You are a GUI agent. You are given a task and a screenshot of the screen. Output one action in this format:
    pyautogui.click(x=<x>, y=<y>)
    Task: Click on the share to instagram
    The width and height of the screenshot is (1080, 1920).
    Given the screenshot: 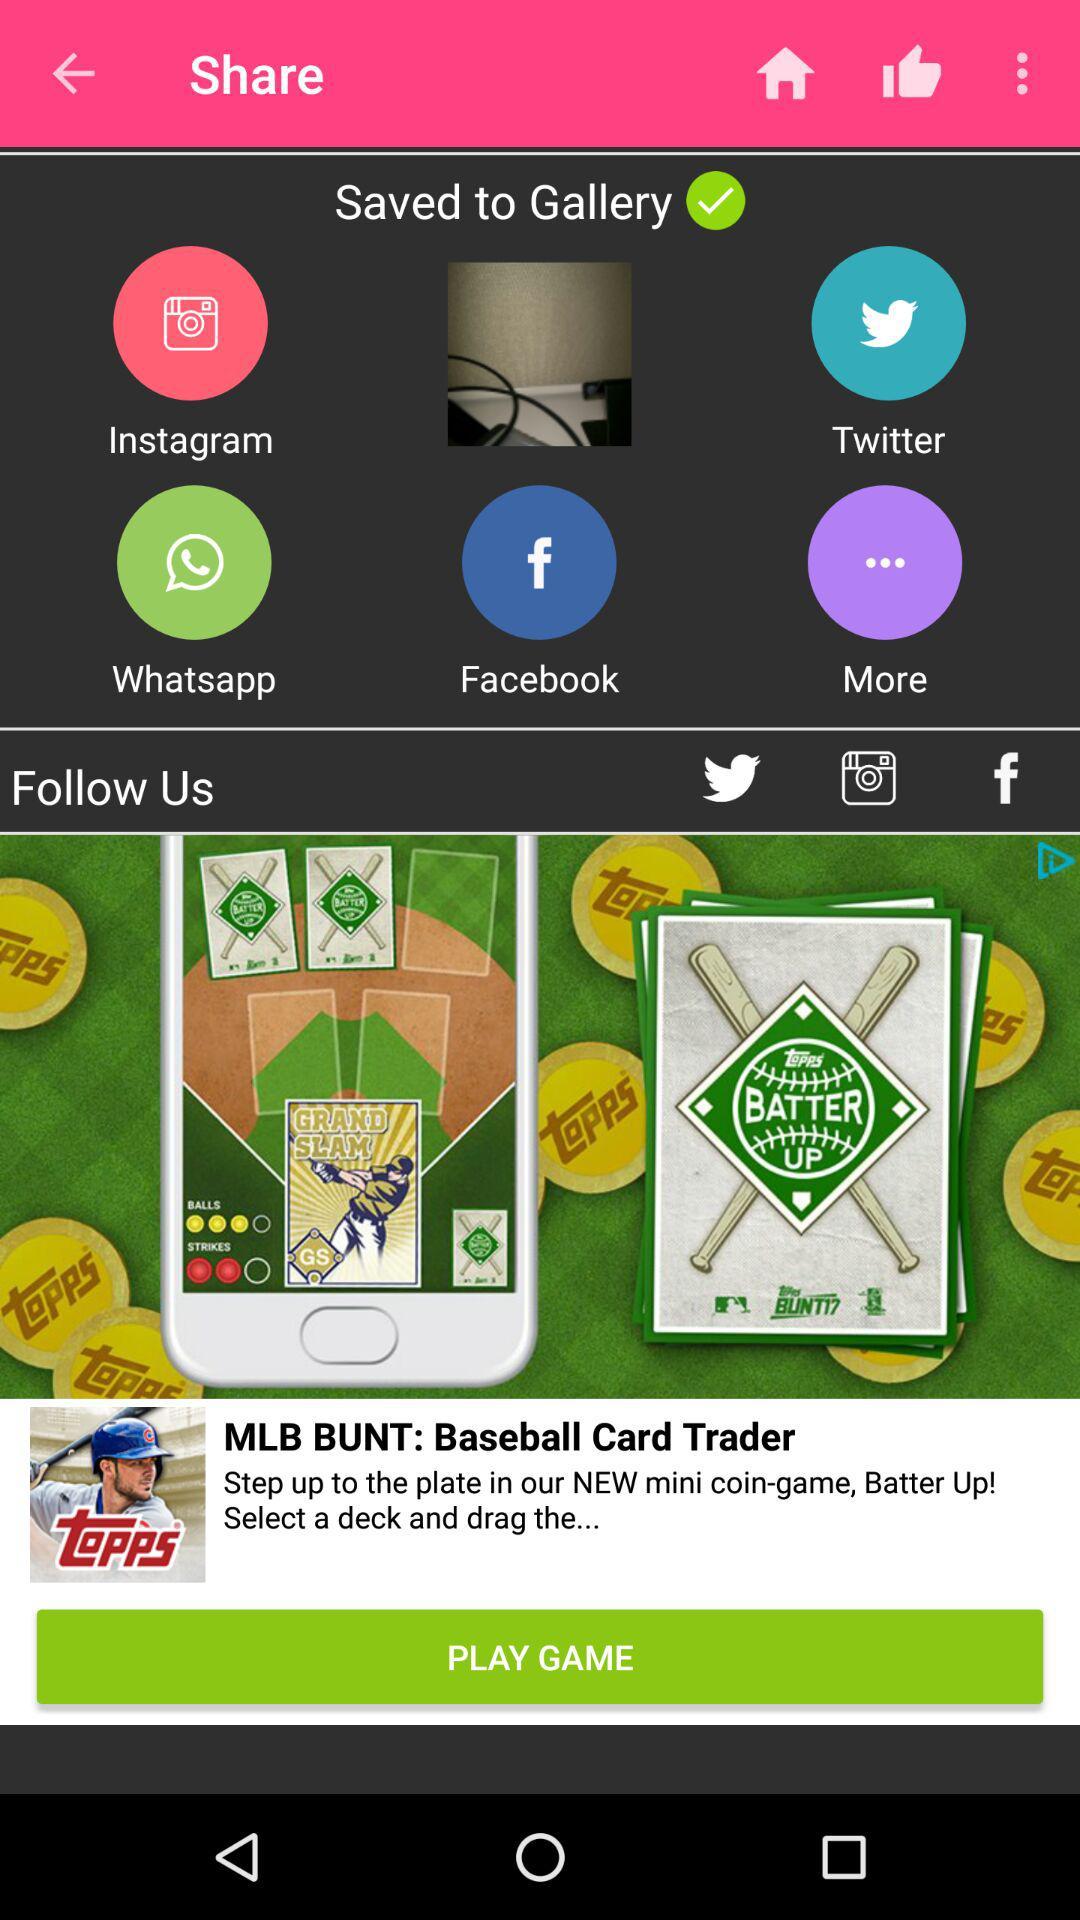 What is the action you would take?
    pyautogui.click(x=190, y=323)
    